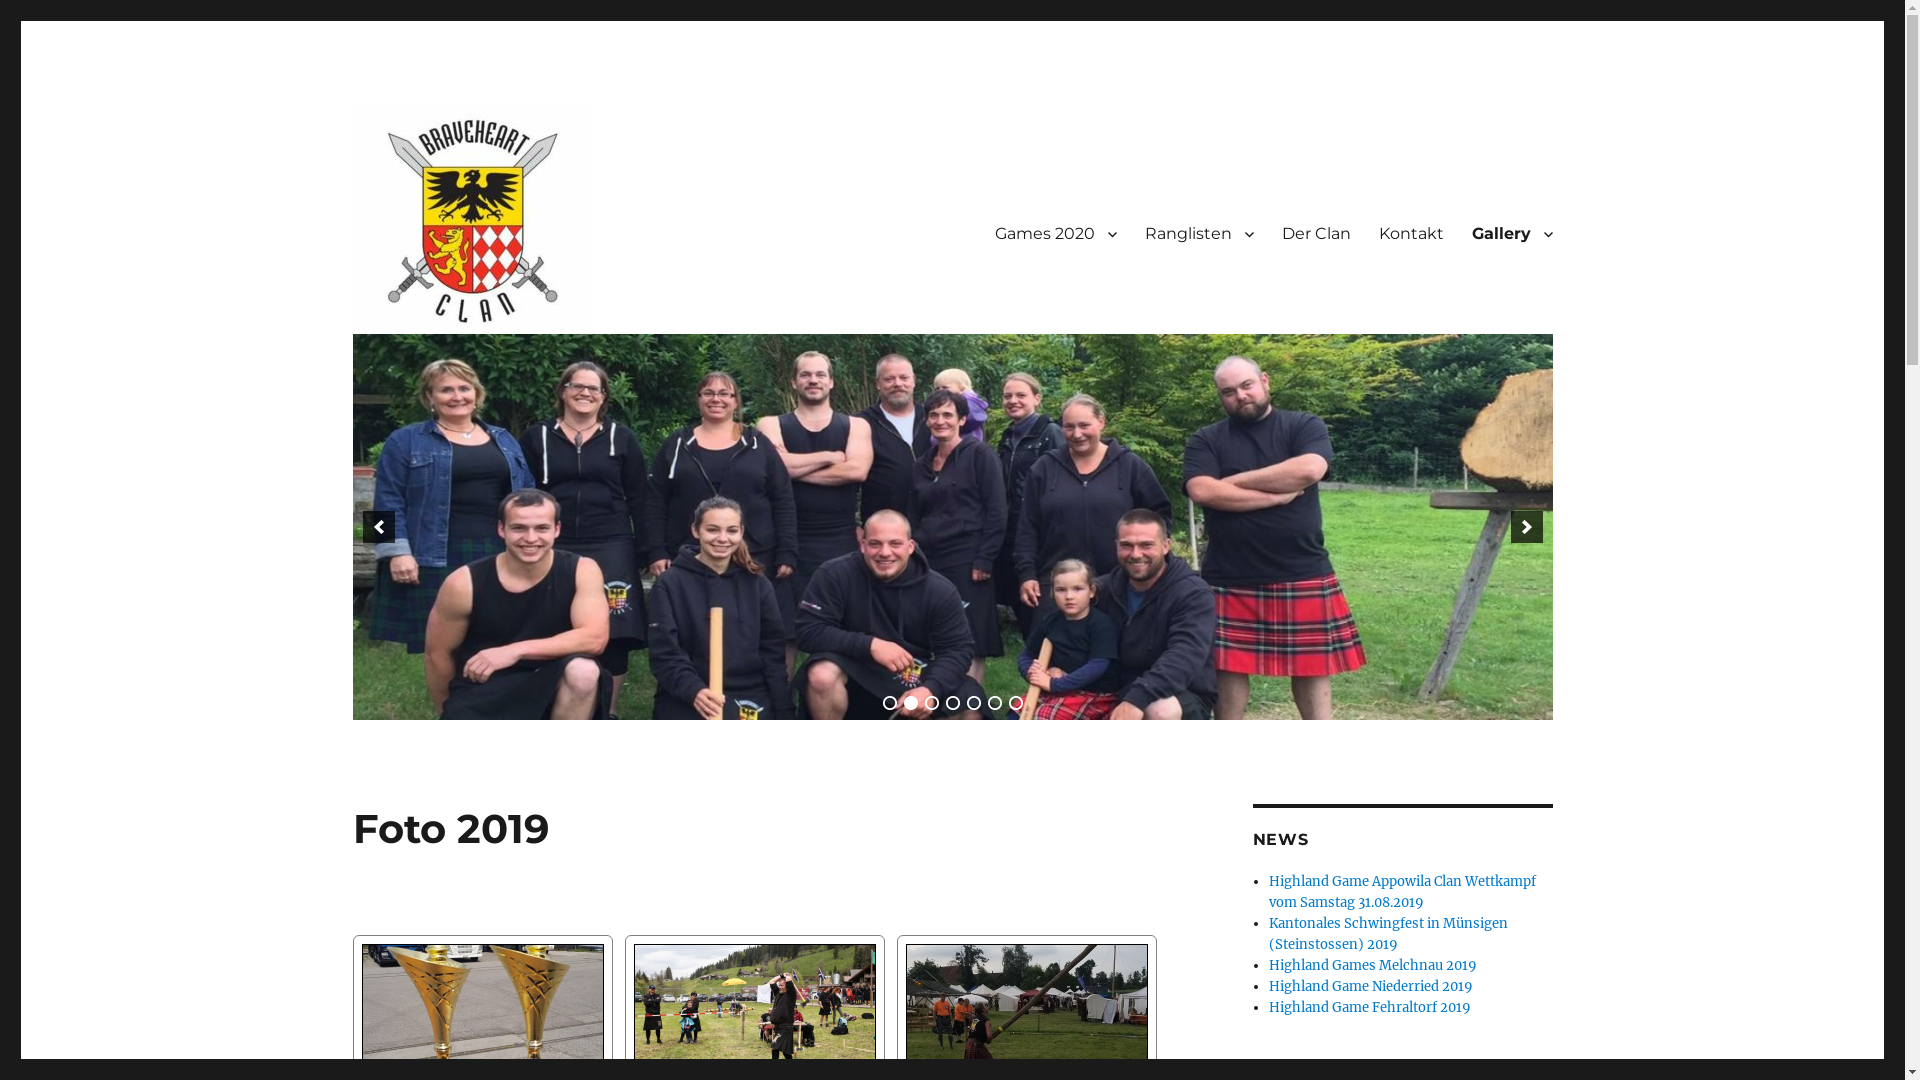 The image size is (1920, 1080). What do you see at coordinates (1267, 985) in the screenshot?
I see `'Highland Game Niederried 2019'` at bounding box center [1267, 985].